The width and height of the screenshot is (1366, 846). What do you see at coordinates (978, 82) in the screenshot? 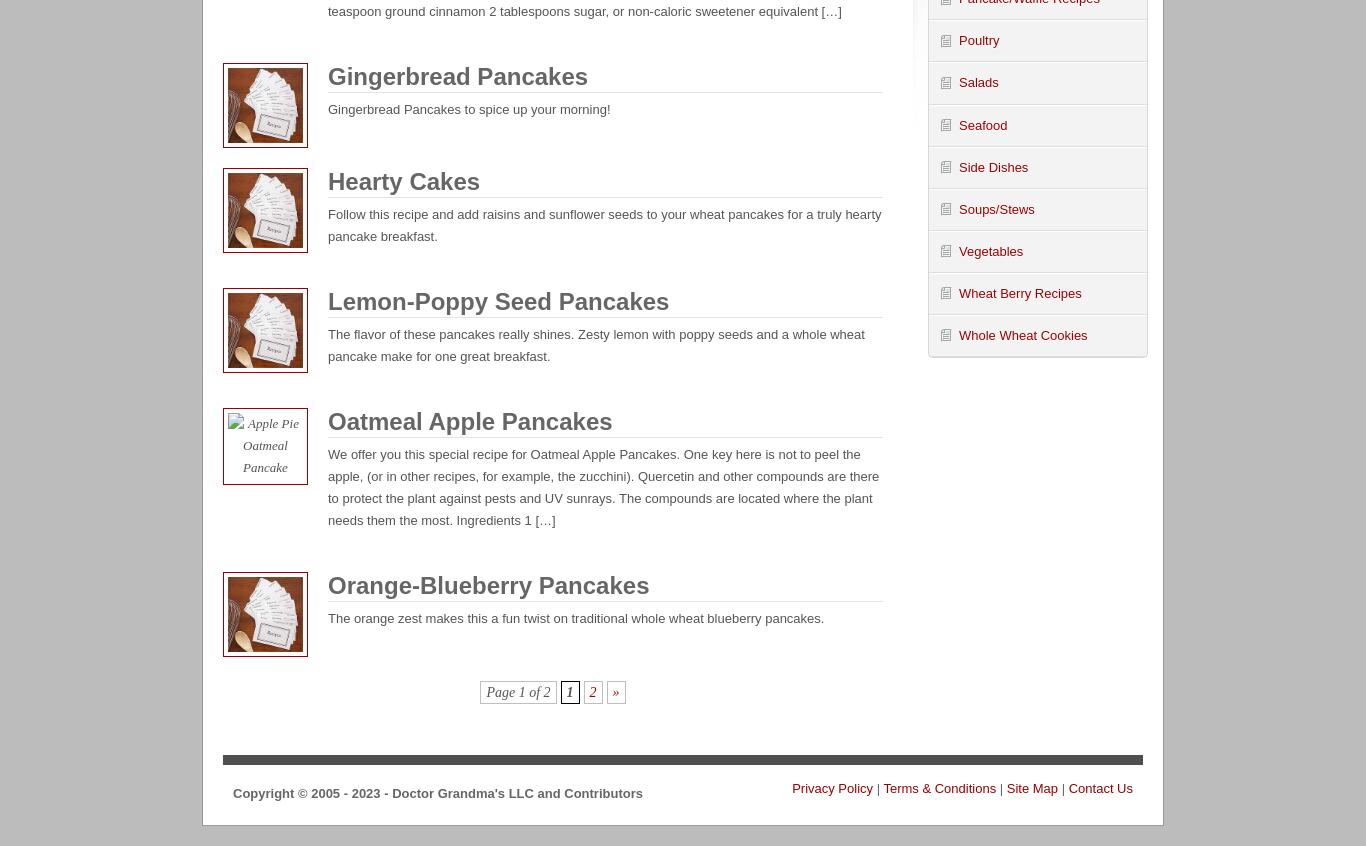
I see `'Salads'` at bounding box center [978, 82].